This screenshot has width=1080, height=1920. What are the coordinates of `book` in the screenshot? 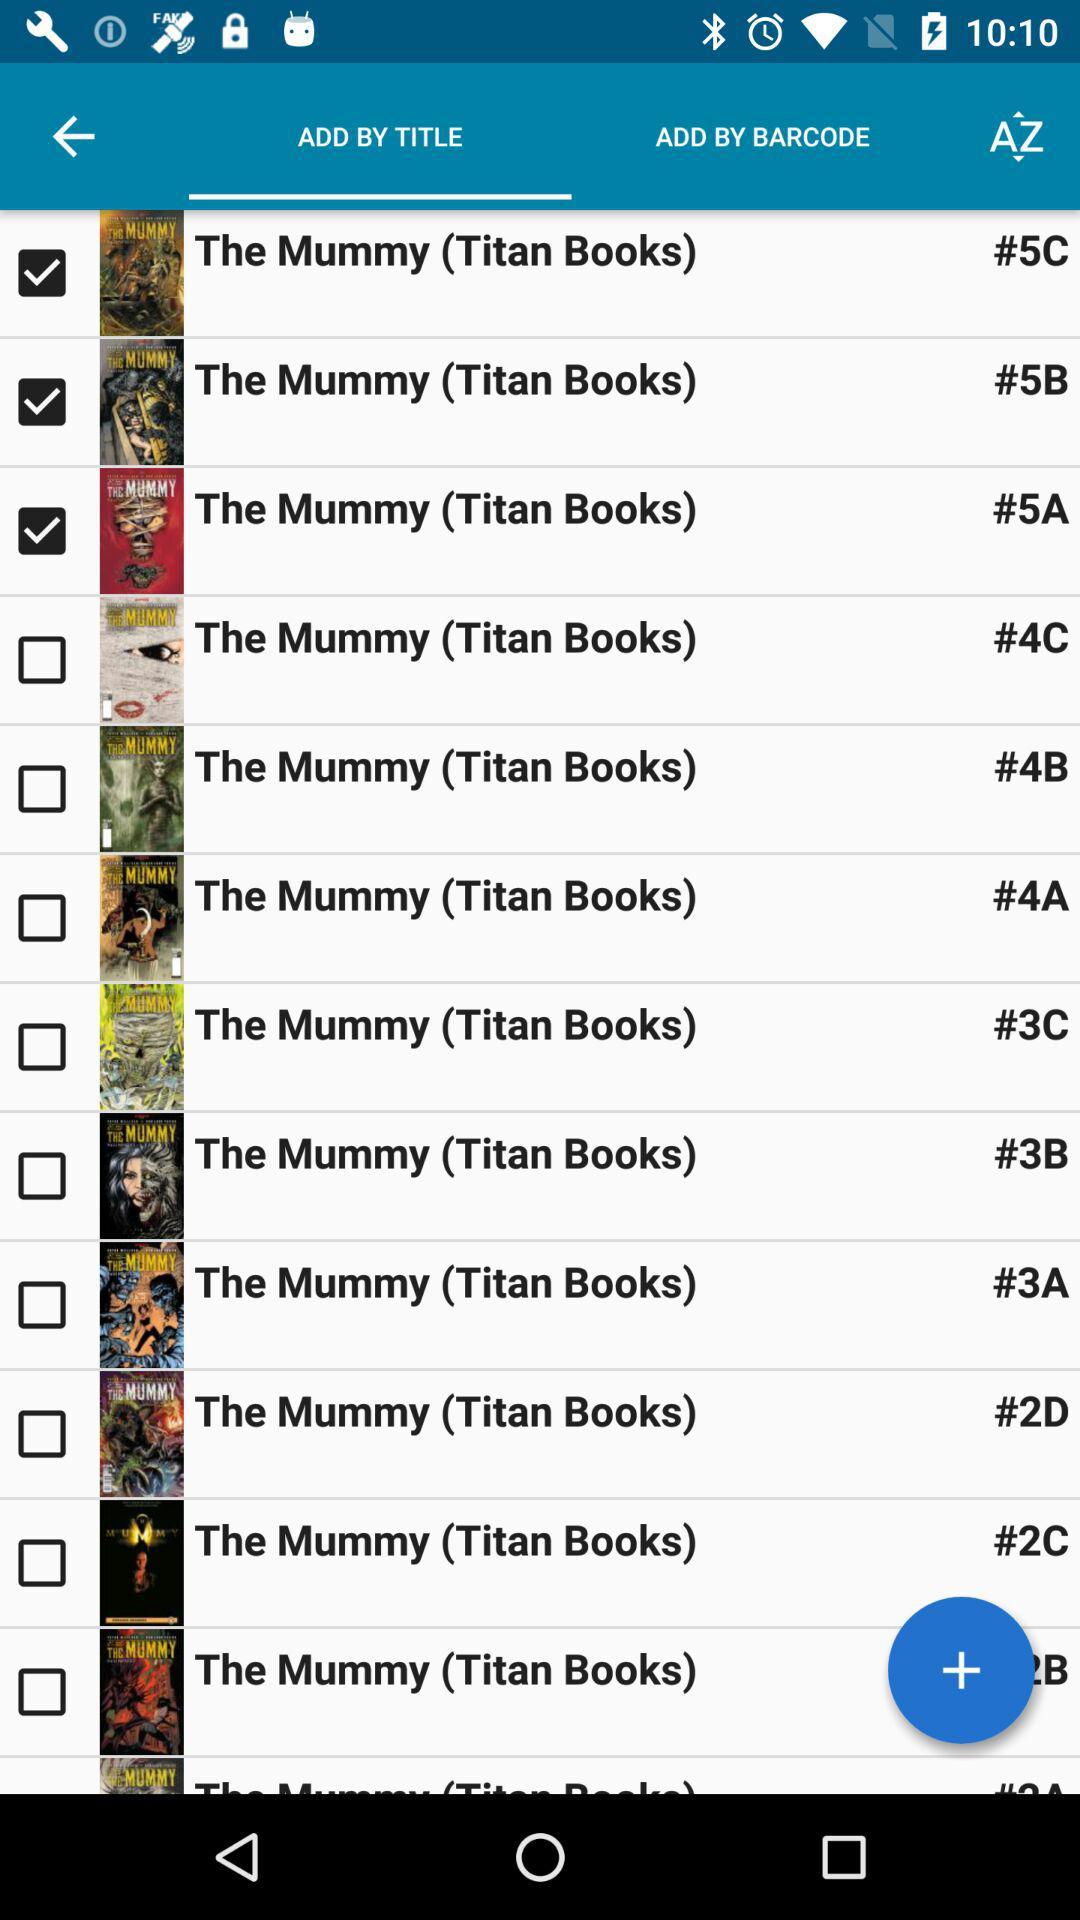 It's located at (140, 401).